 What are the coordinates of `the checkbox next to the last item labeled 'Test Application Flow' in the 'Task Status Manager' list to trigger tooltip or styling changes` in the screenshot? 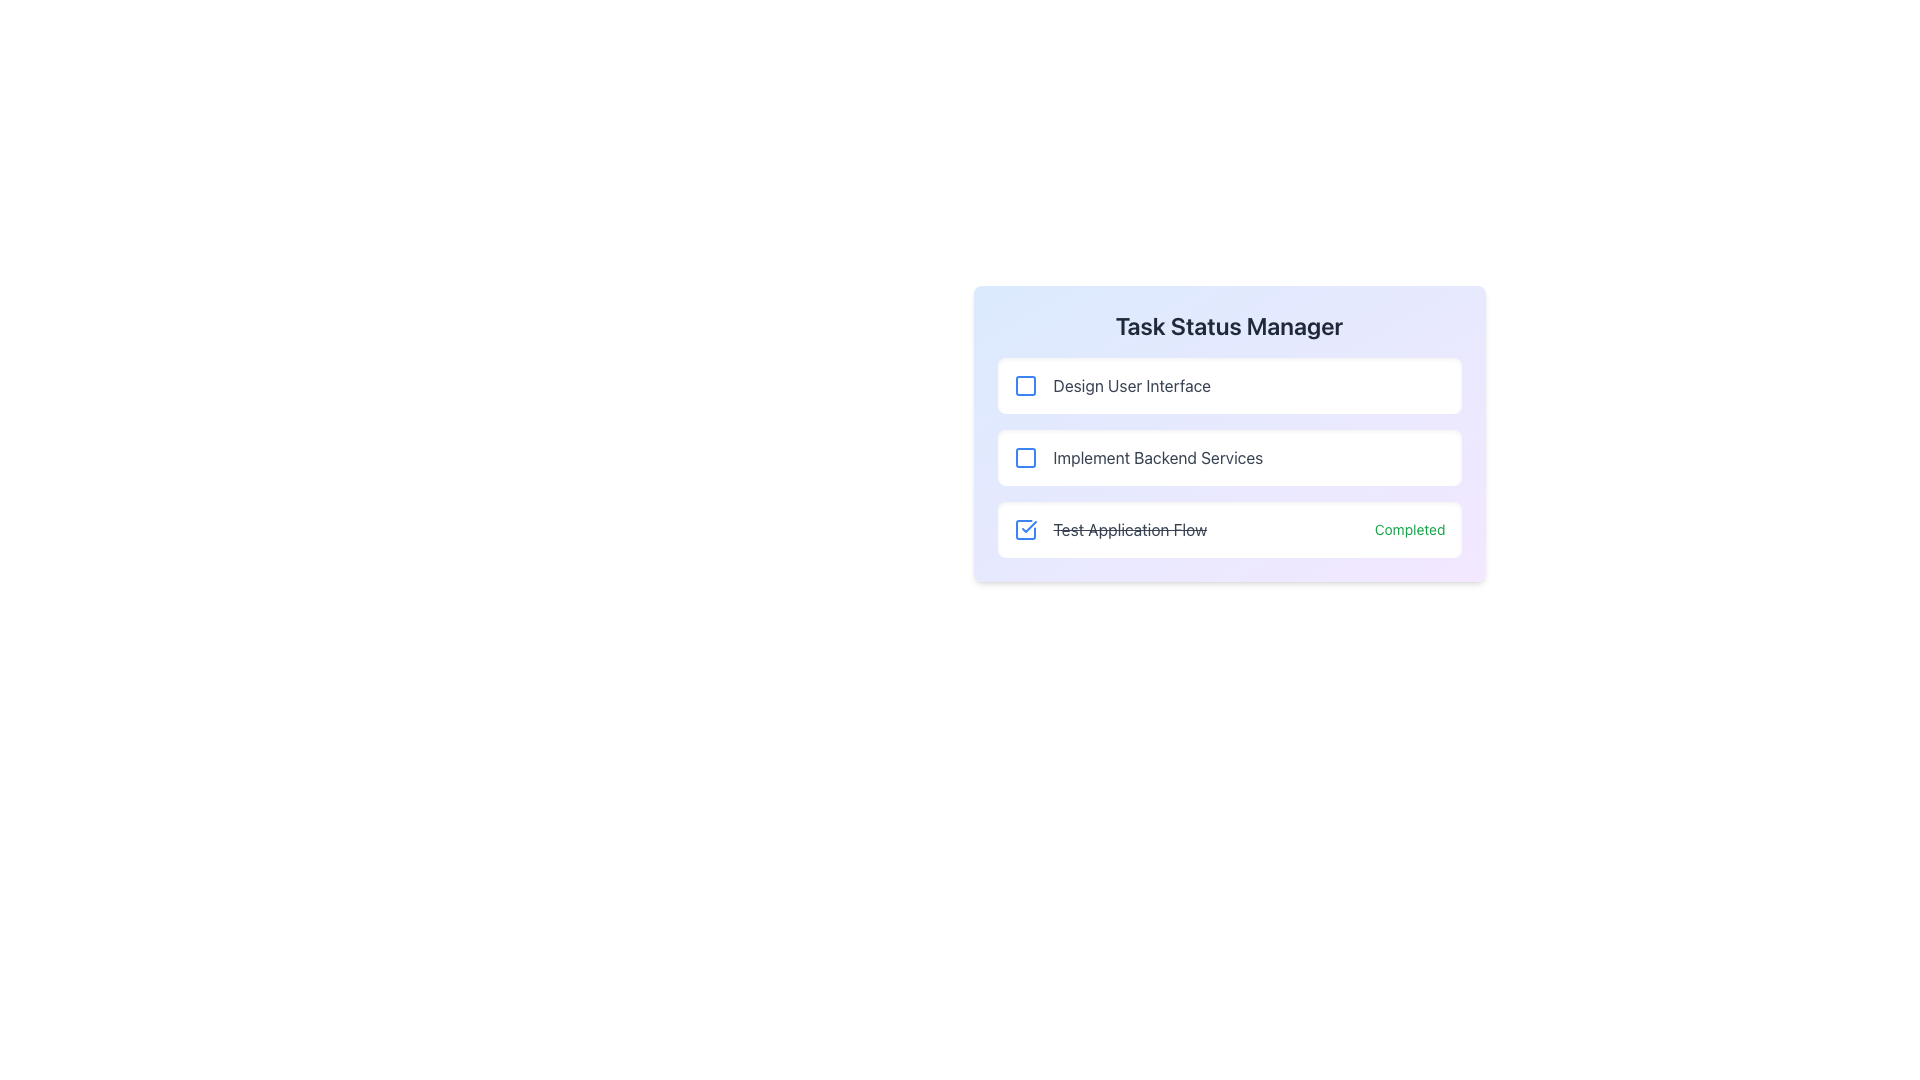 It's located at (1025, 528).